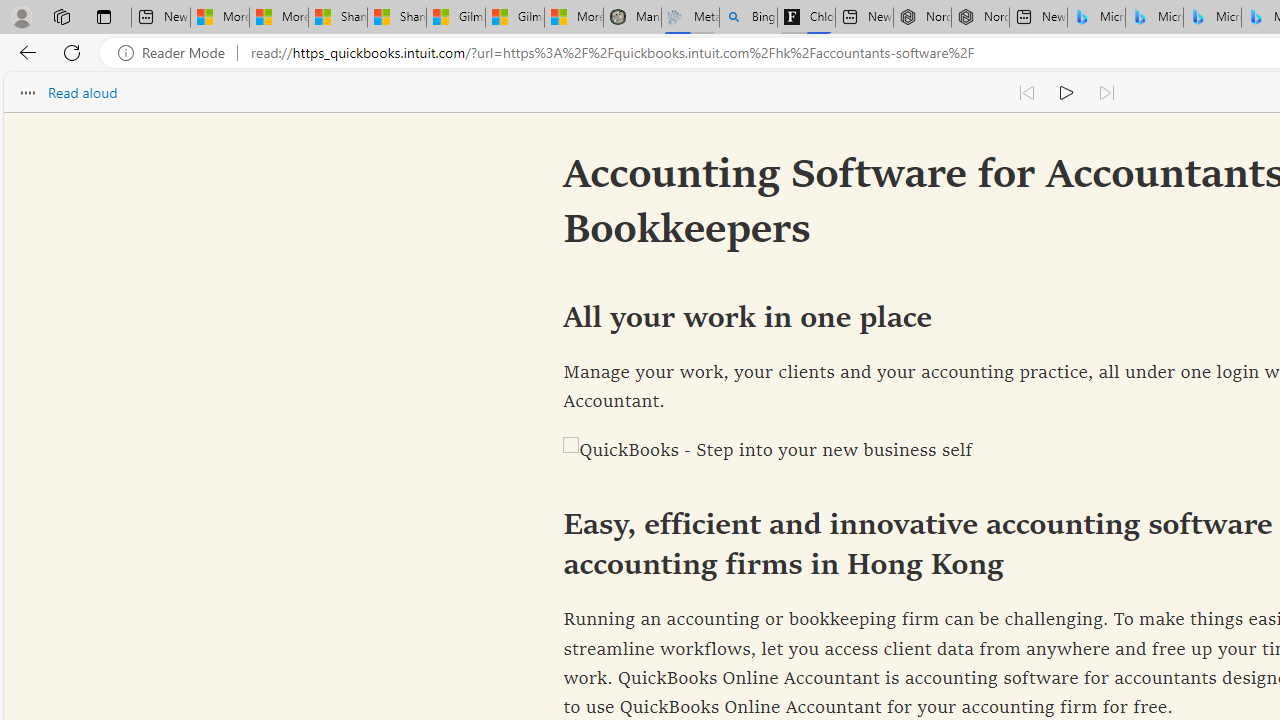  I want to click on 'Gilma and Hector both pose tropical trouble for Hawaii', so click(515, 17).